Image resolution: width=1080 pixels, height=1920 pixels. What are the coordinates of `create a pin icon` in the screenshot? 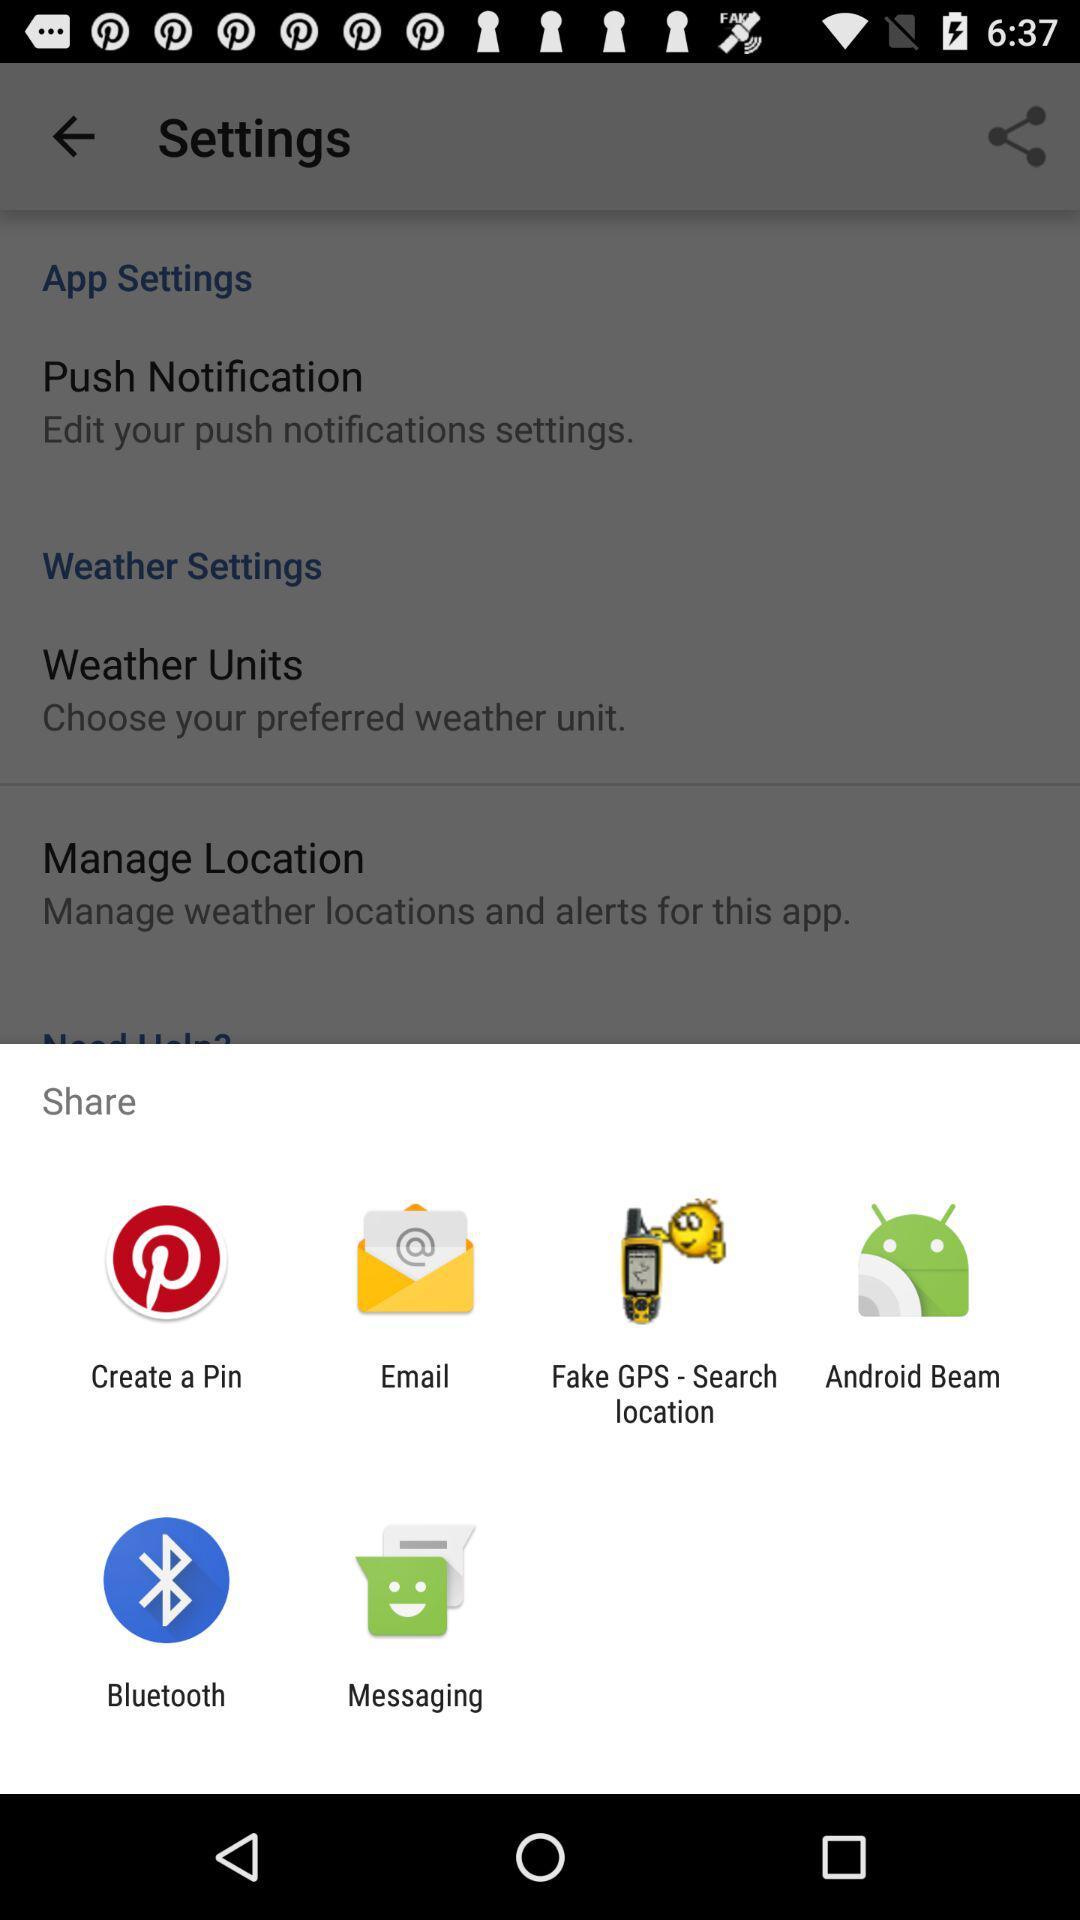 It's located at (165, 1392).